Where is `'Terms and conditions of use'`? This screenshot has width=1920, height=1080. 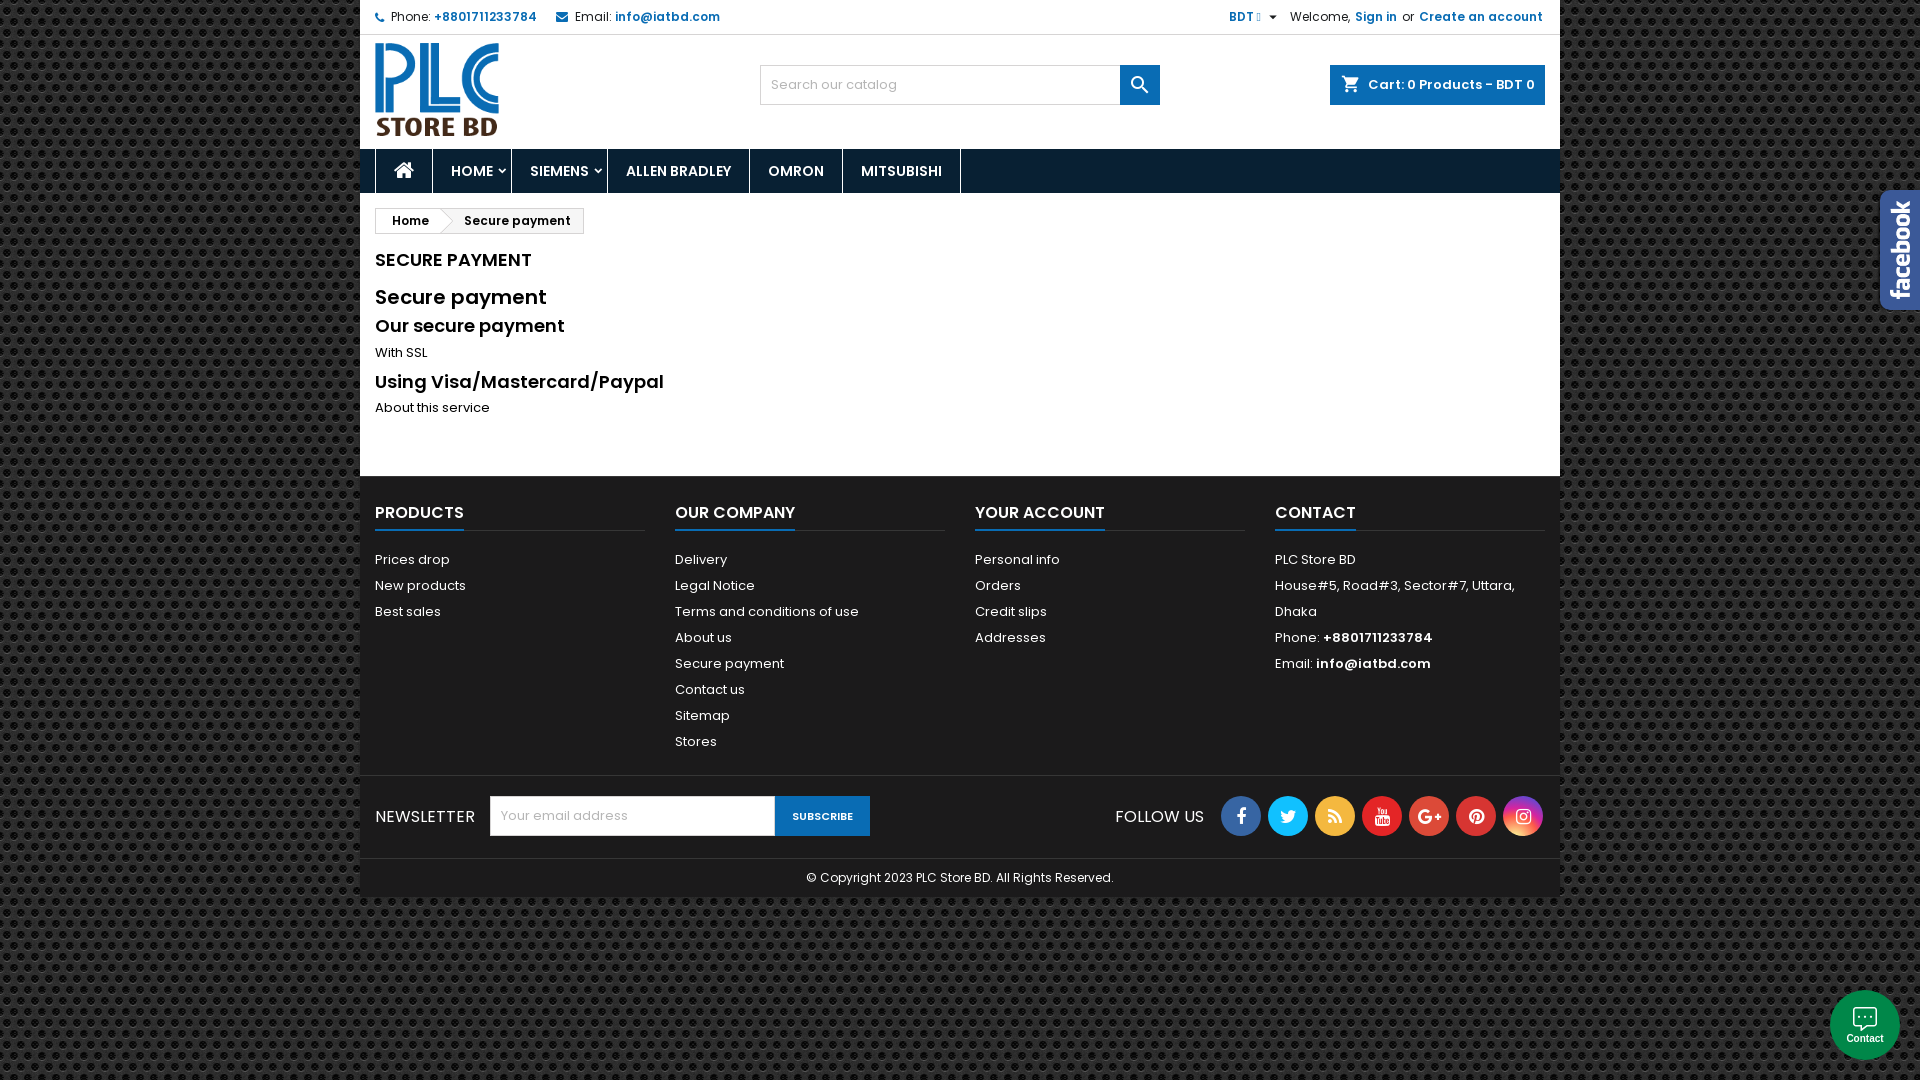 'Terms and conditions of use' is located at coordinates (766, 610).